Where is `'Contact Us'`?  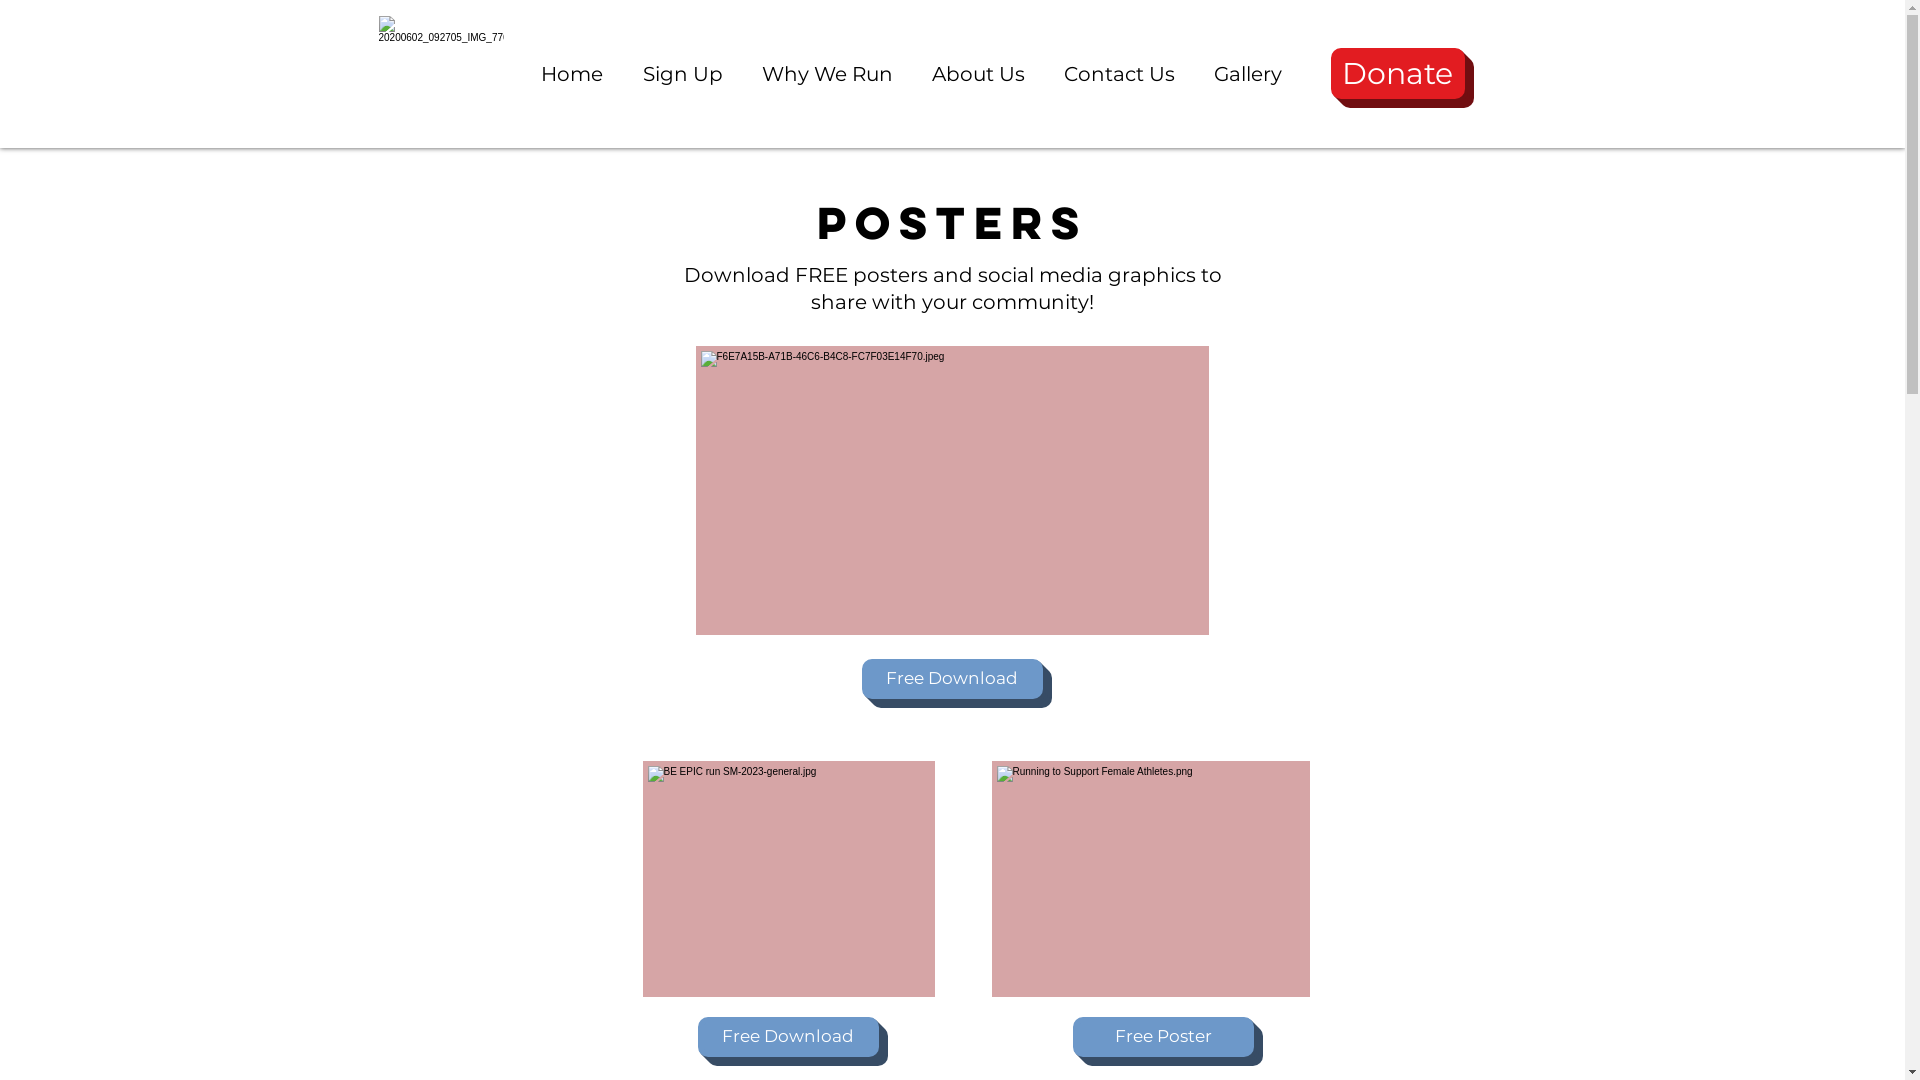
'Contact Us' is located at coordinates (1123, 61).